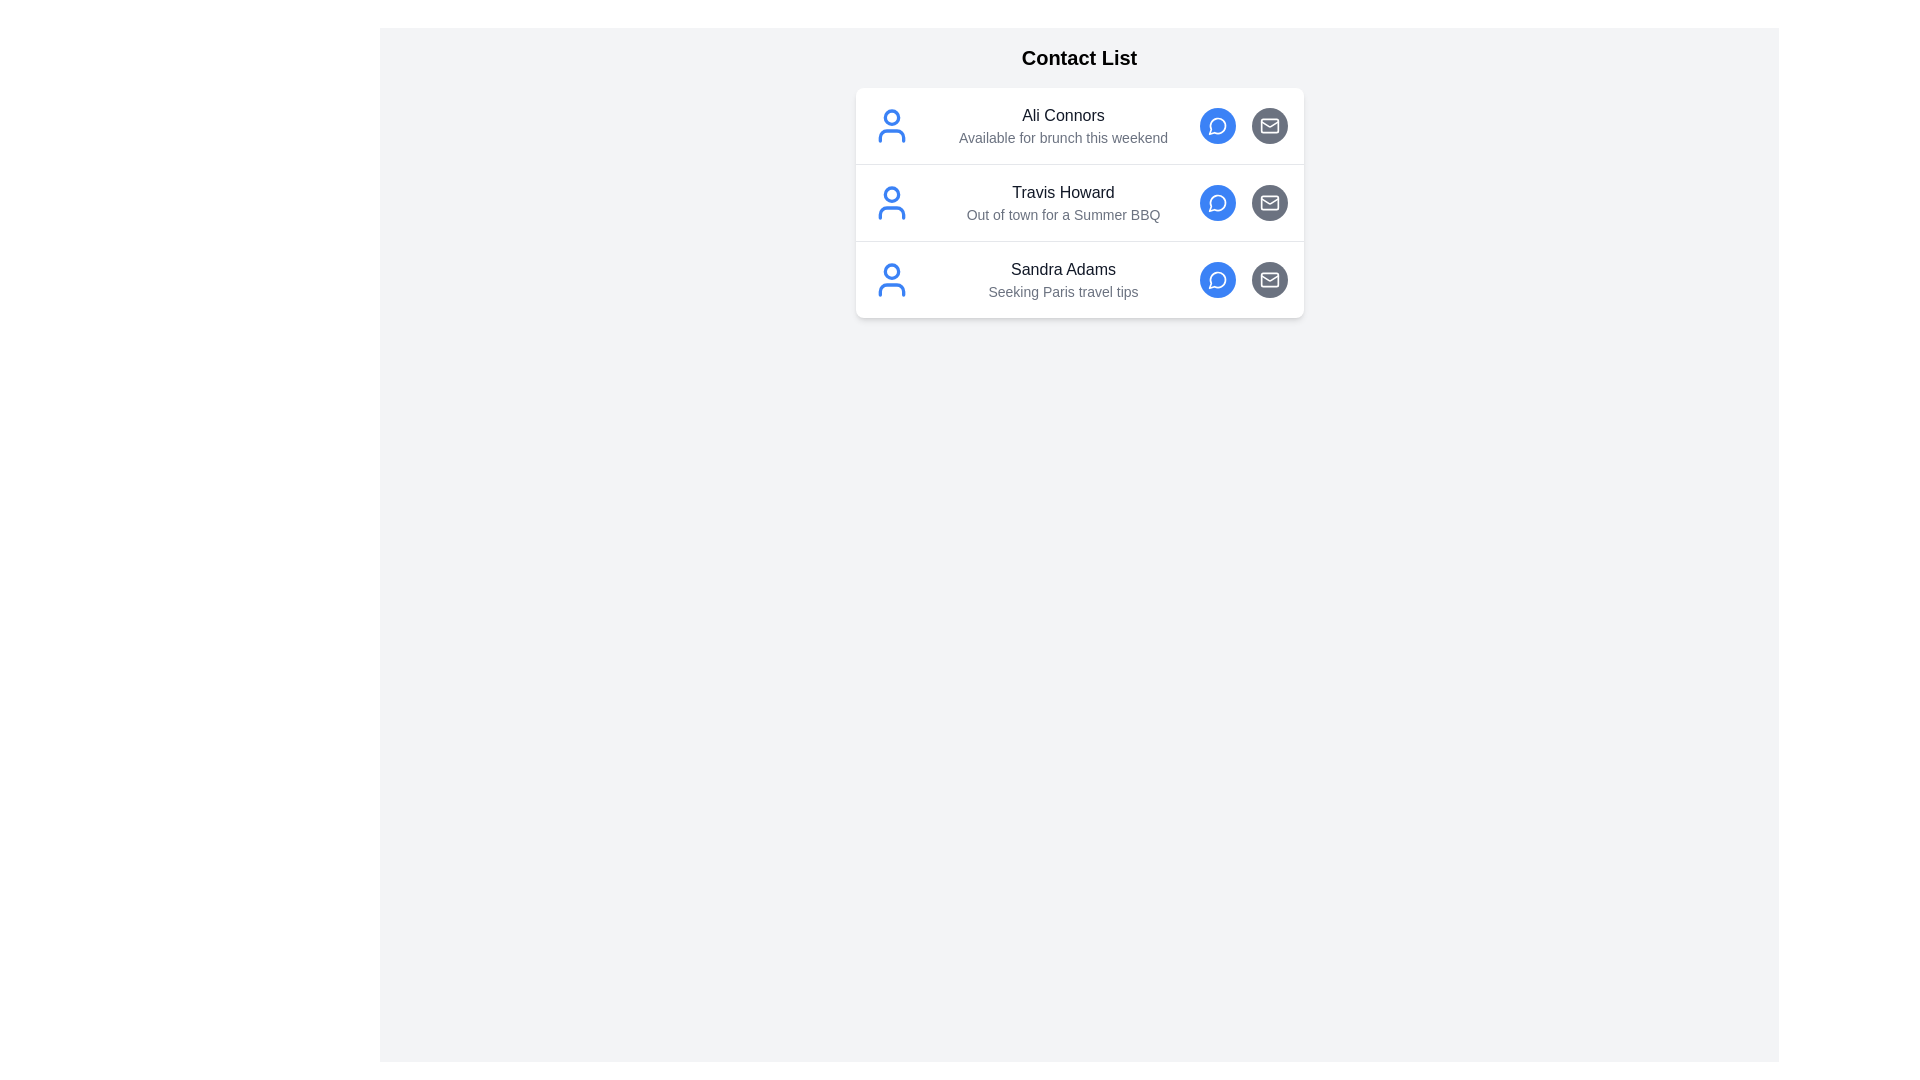 Image resolution: width=1920 pixels, height=1080 pixels. What do you see at coordinates (1062, 137) in the screenshot?
I see `the secondary descriptive text displaying 'Available for brunch this weekend', located below 'Ali Connors' in the Contact List component` at bounding box center [1062, 137].